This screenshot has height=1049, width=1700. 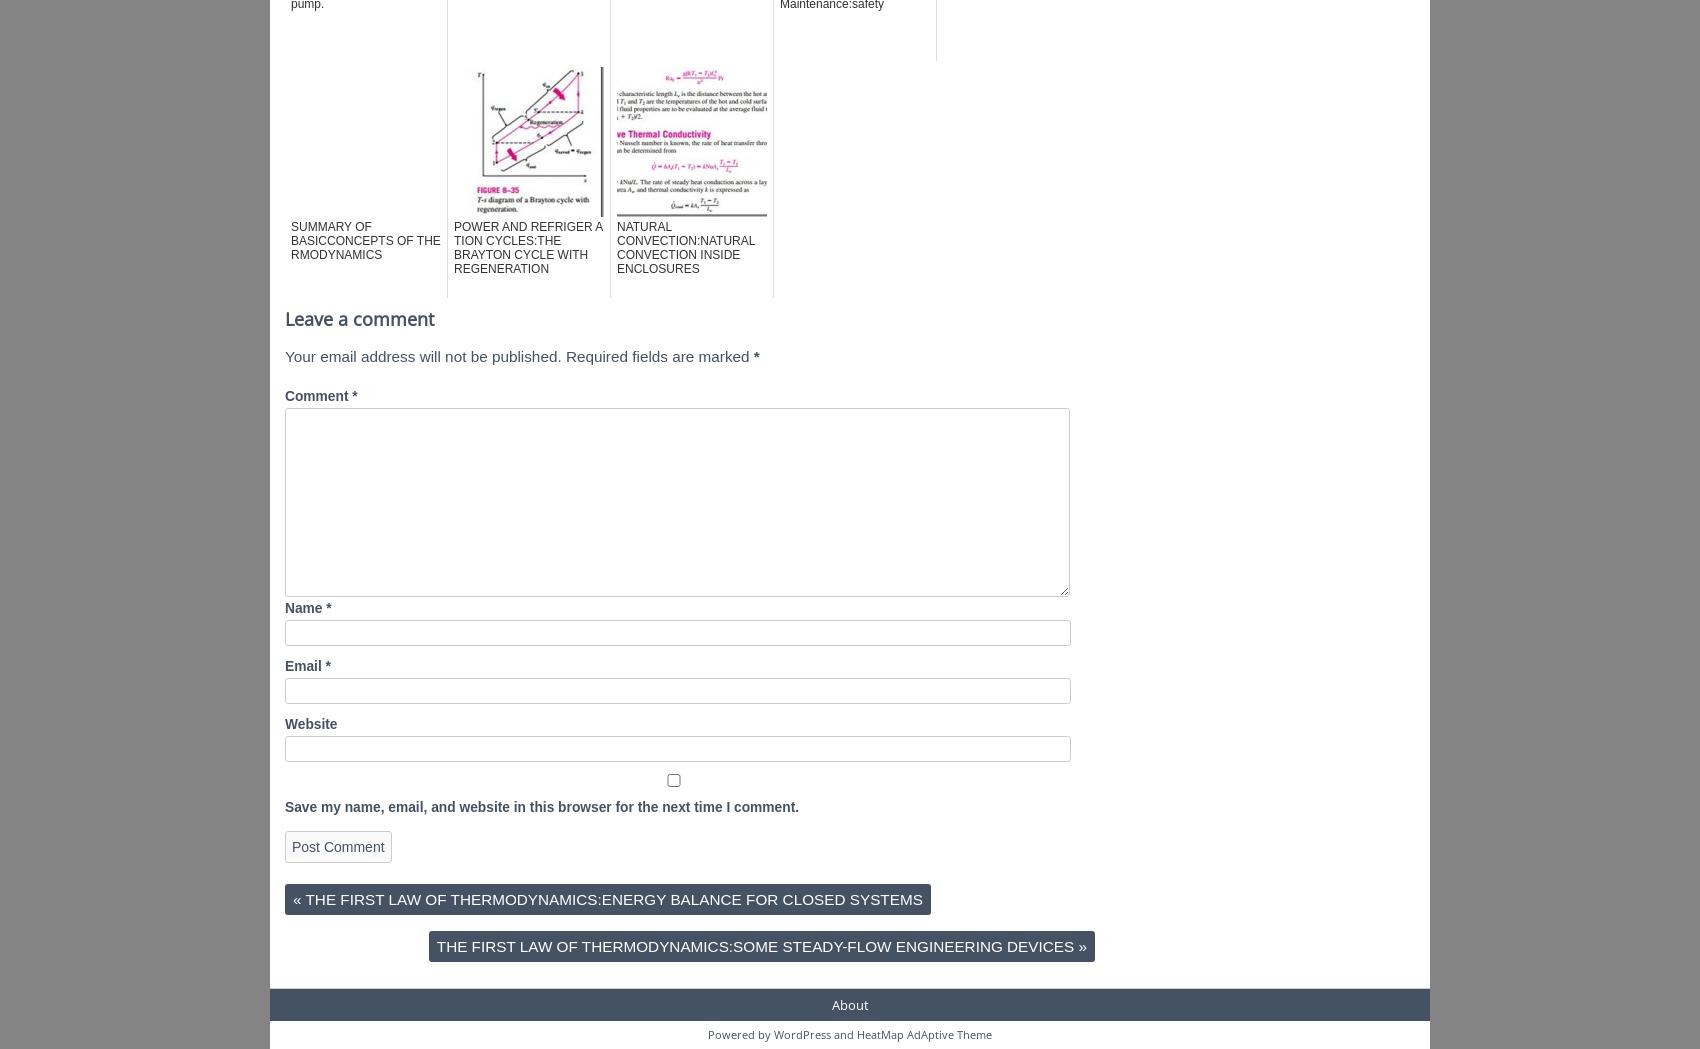 What do you see at coordinates (318, 395) in the screenshot?
I see `'Comment'` at bounding box center [318, 395].